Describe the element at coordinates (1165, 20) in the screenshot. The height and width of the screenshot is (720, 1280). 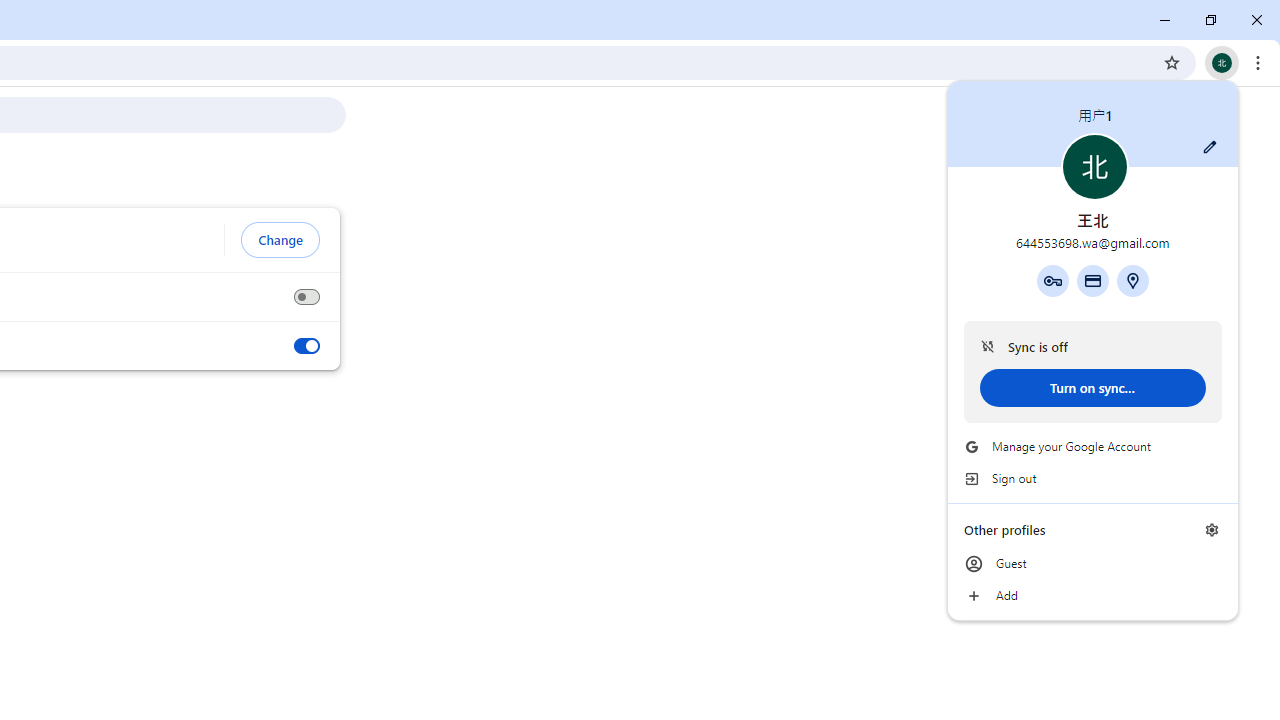
I see `'Minimize'` at that location.